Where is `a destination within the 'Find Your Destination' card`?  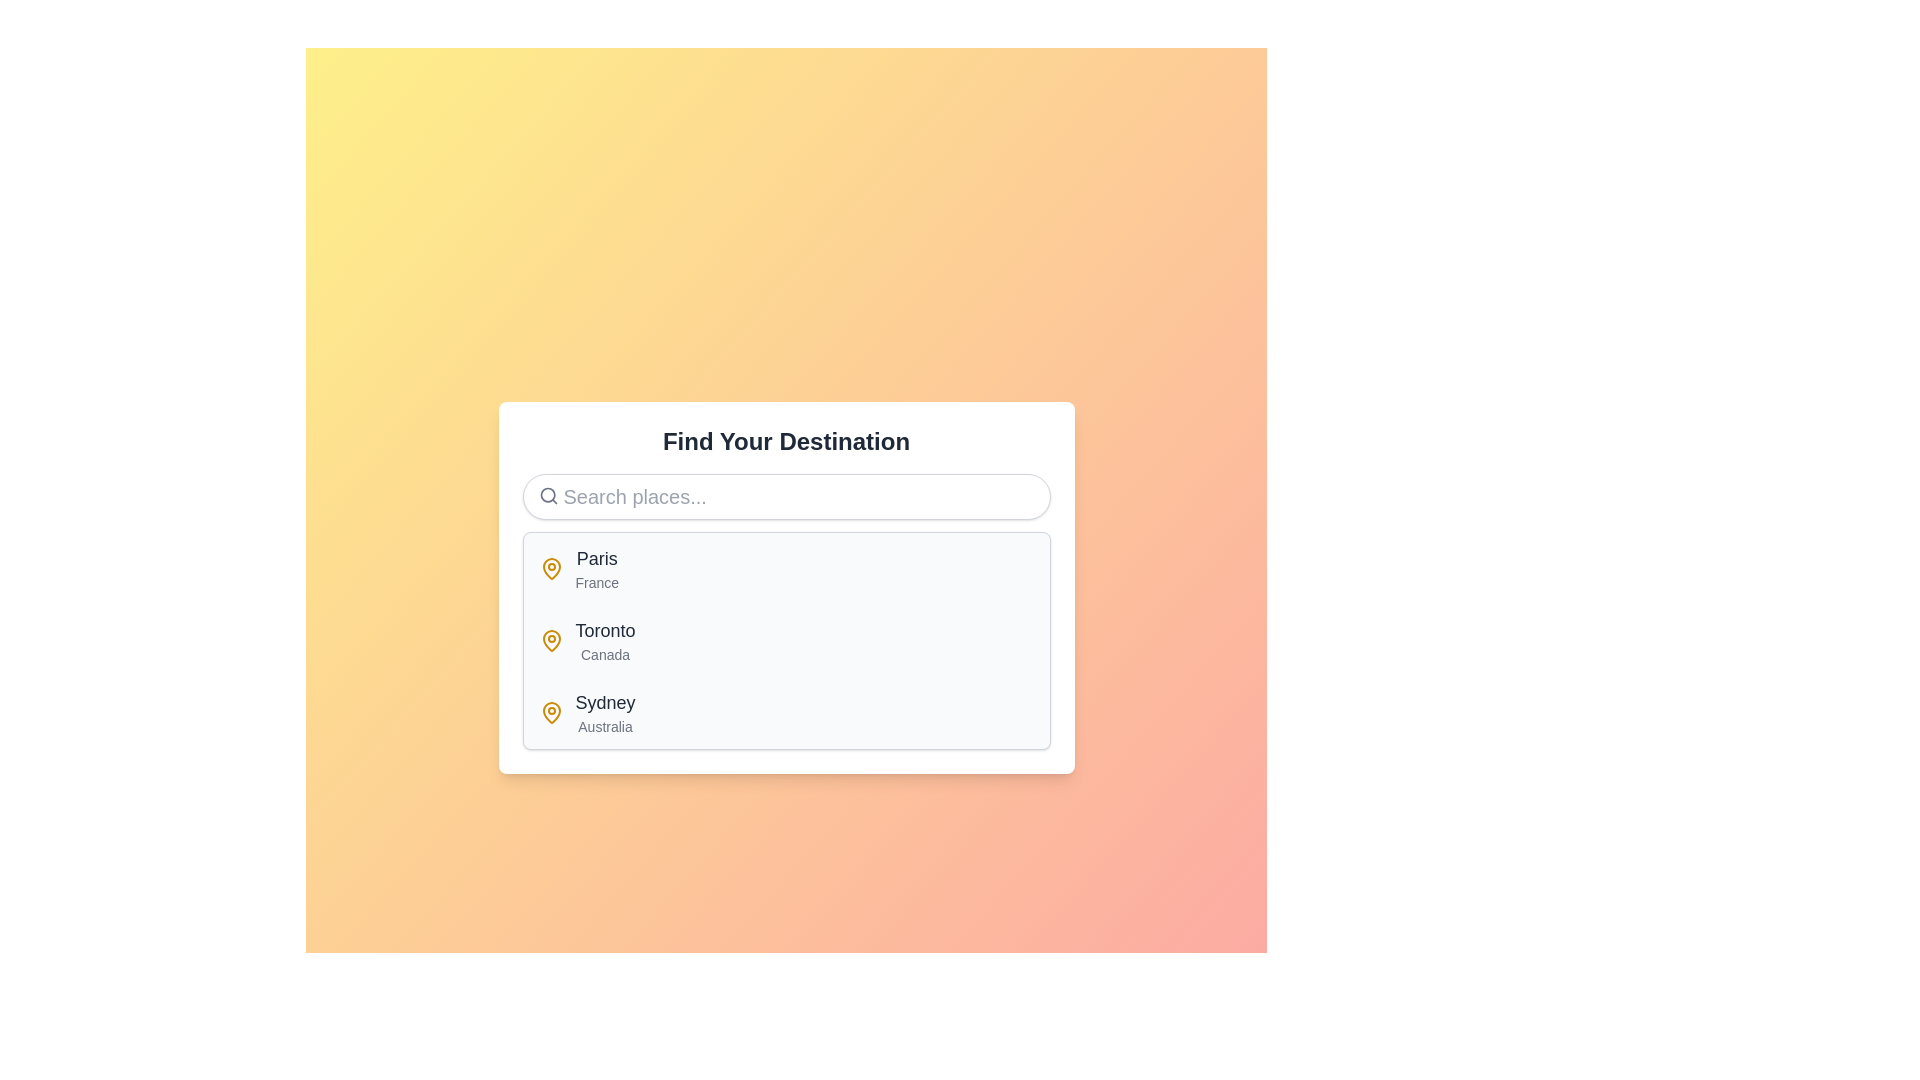 a destination within the 'Find Your Destination' card is located at coordinates (785, 586).